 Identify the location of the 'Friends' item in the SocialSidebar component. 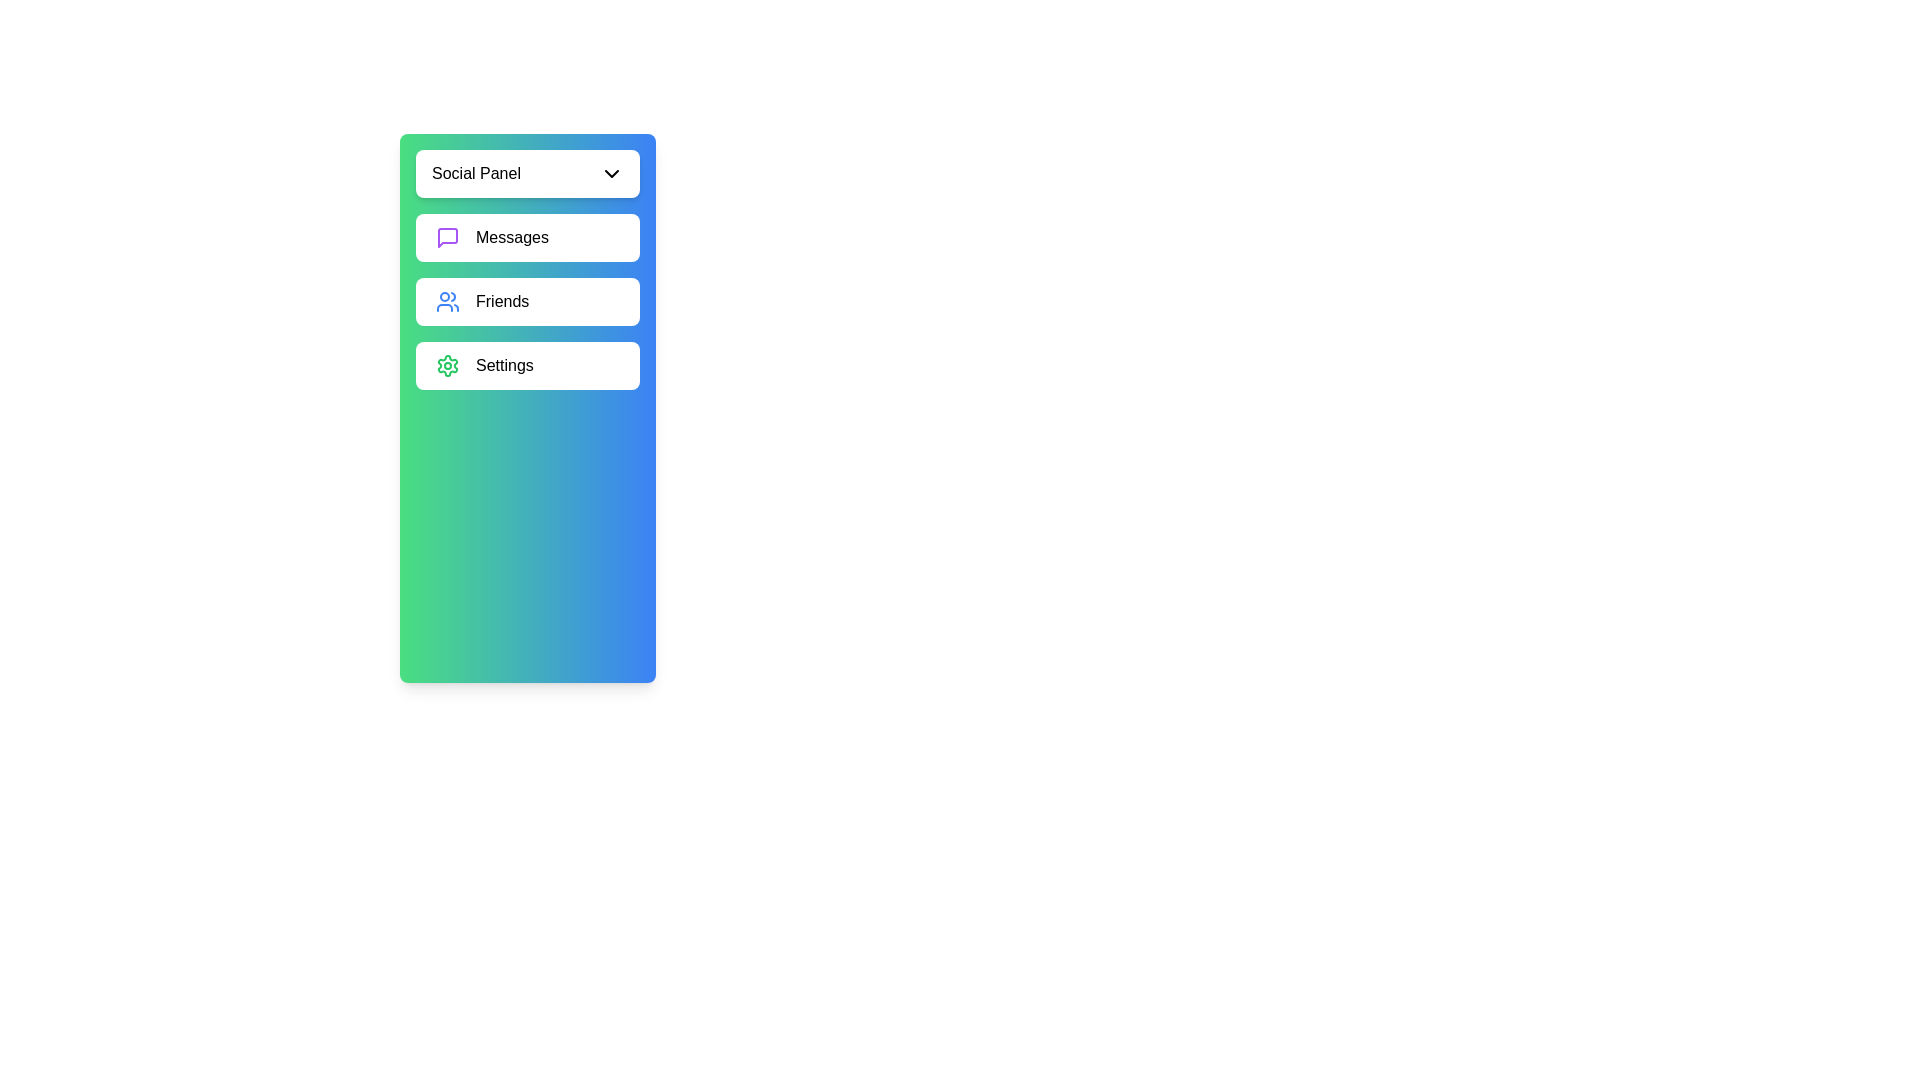
(528, 301).